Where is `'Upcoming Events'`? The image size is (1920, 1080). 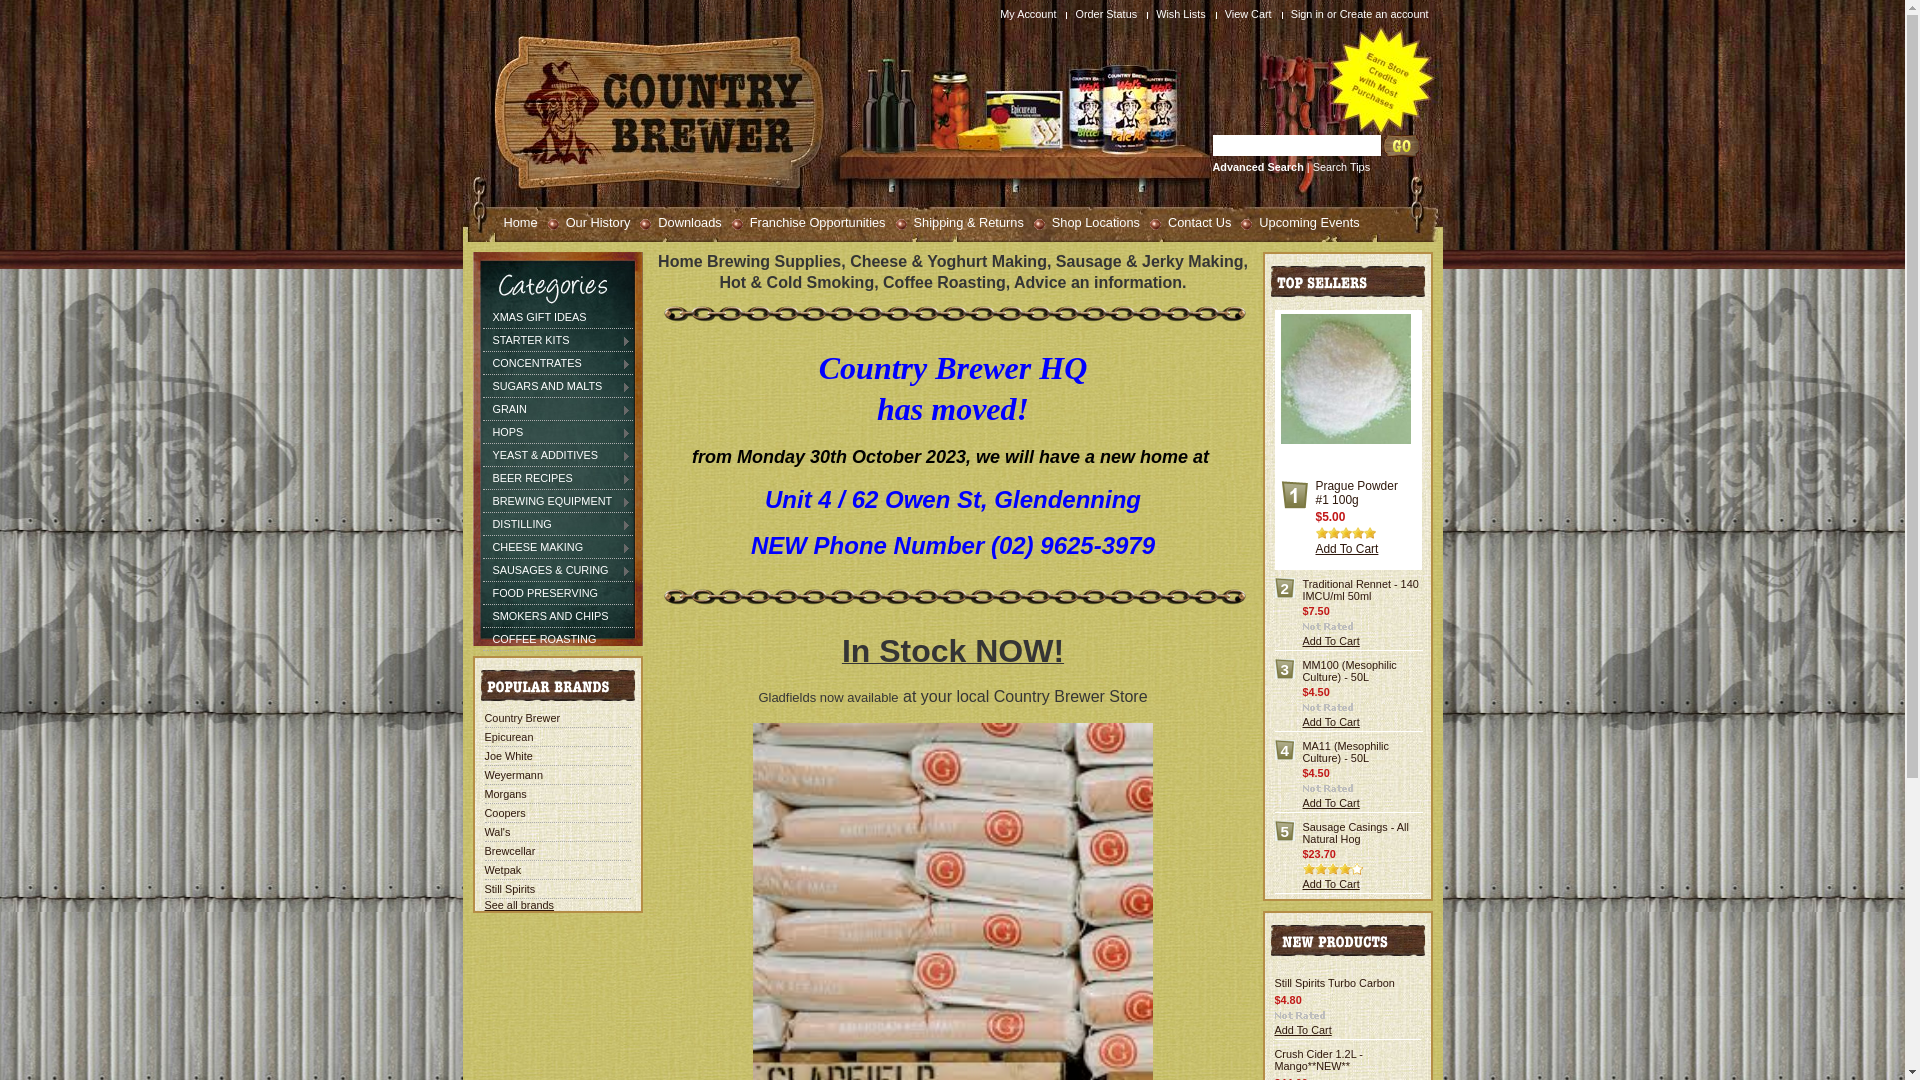 'Upcoming Events' is located at coordinates (1300, 221).